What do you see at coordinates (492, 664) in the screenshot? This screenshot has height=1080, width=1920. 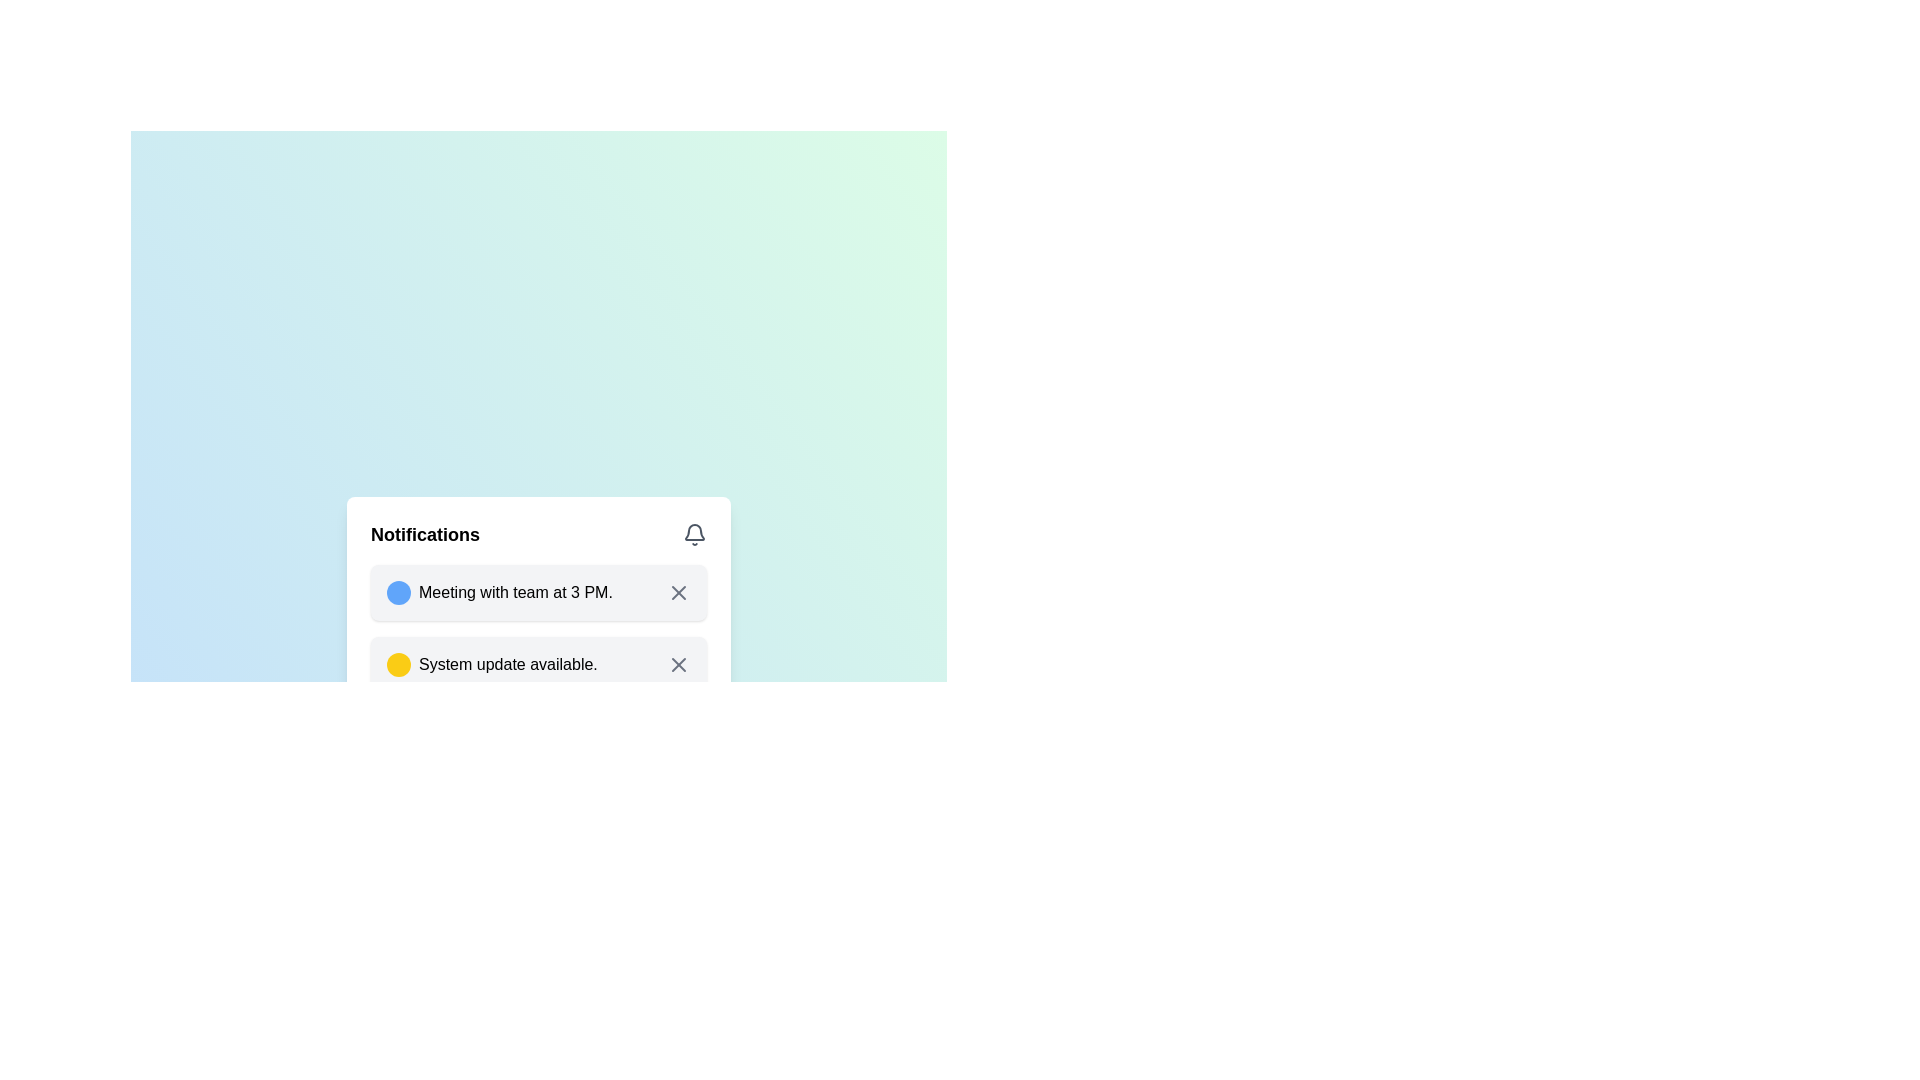 I see `the Notification item with an informational icon and text, which notifies the user of a system update available, positioned as the second item in the notification card` at bounding box center [492, 664].